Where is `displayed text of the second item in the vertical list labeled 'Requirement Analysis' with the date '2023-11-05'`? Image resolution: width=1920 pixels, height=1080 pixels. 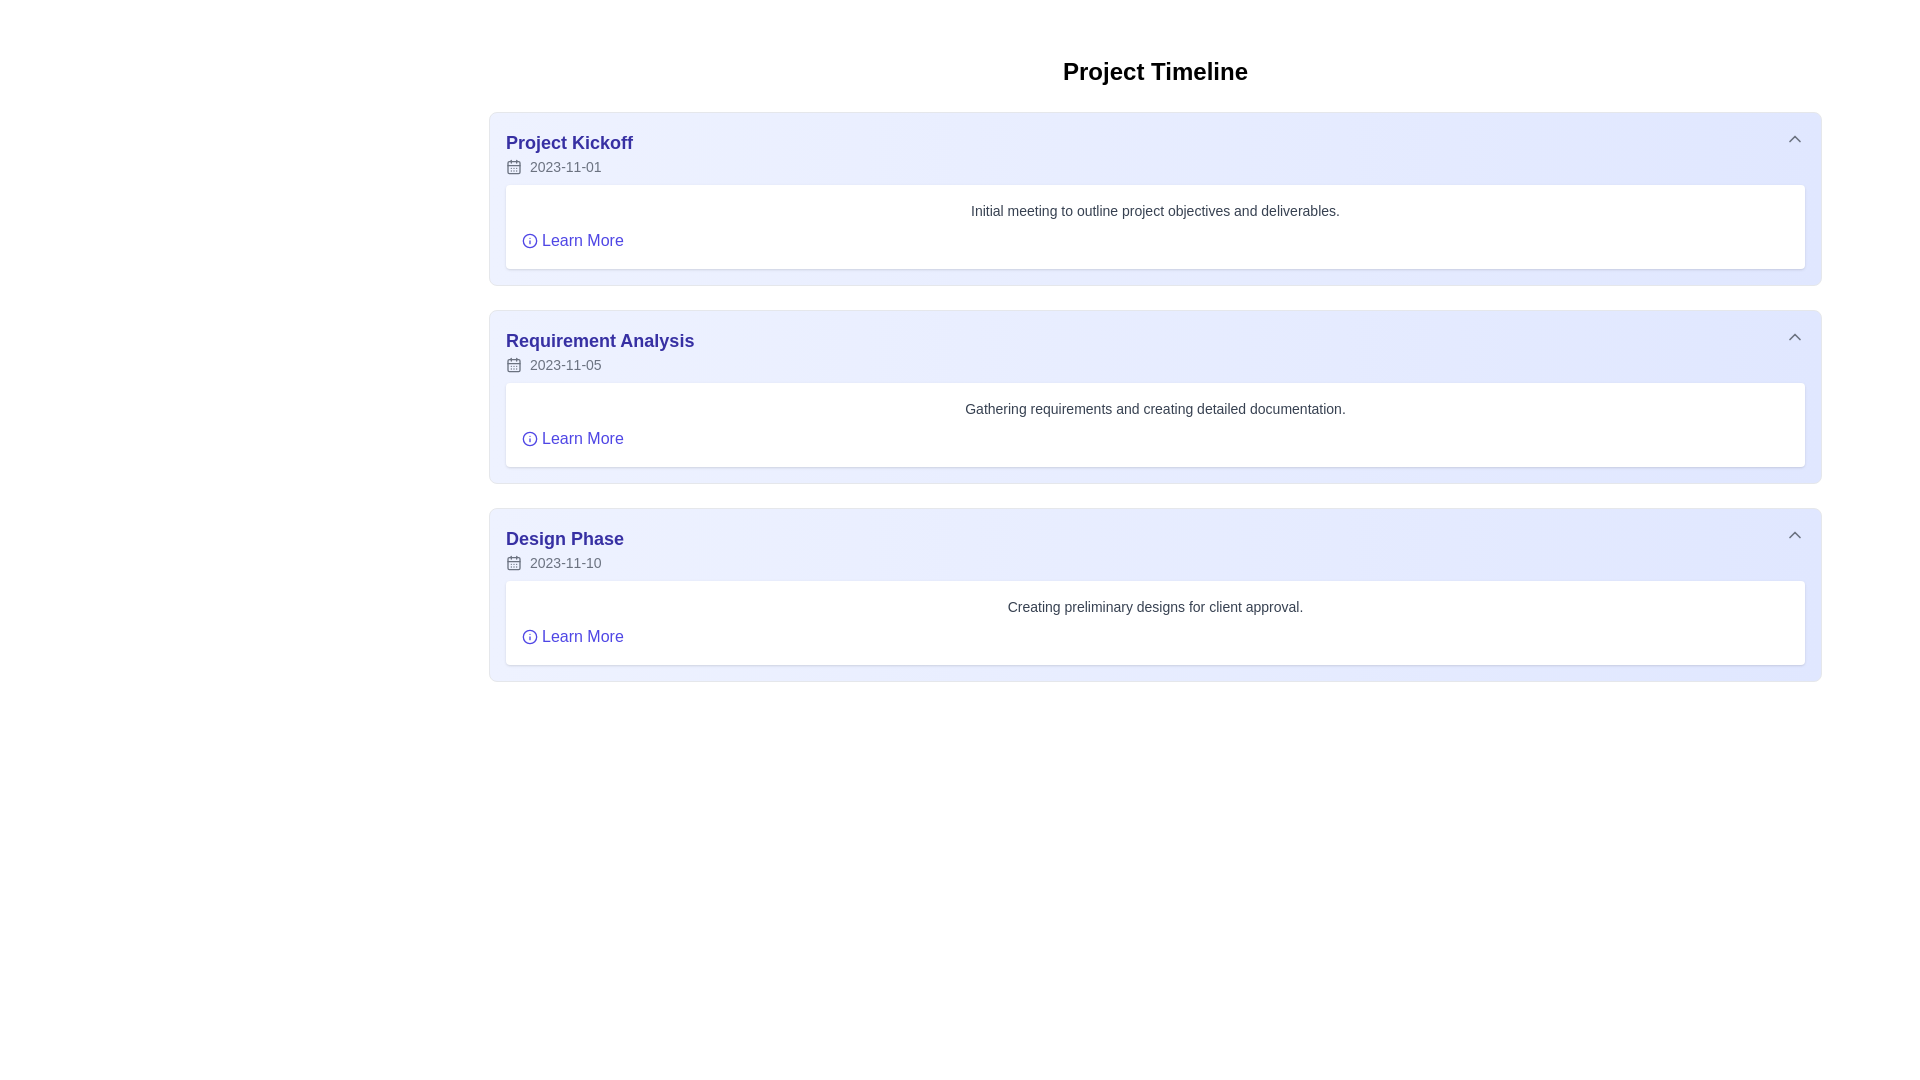 displayed text of the second item in the vertical list labeled 'Requirement Analysis' with the date '2023-11-05' is located at coordinates (599, 350).